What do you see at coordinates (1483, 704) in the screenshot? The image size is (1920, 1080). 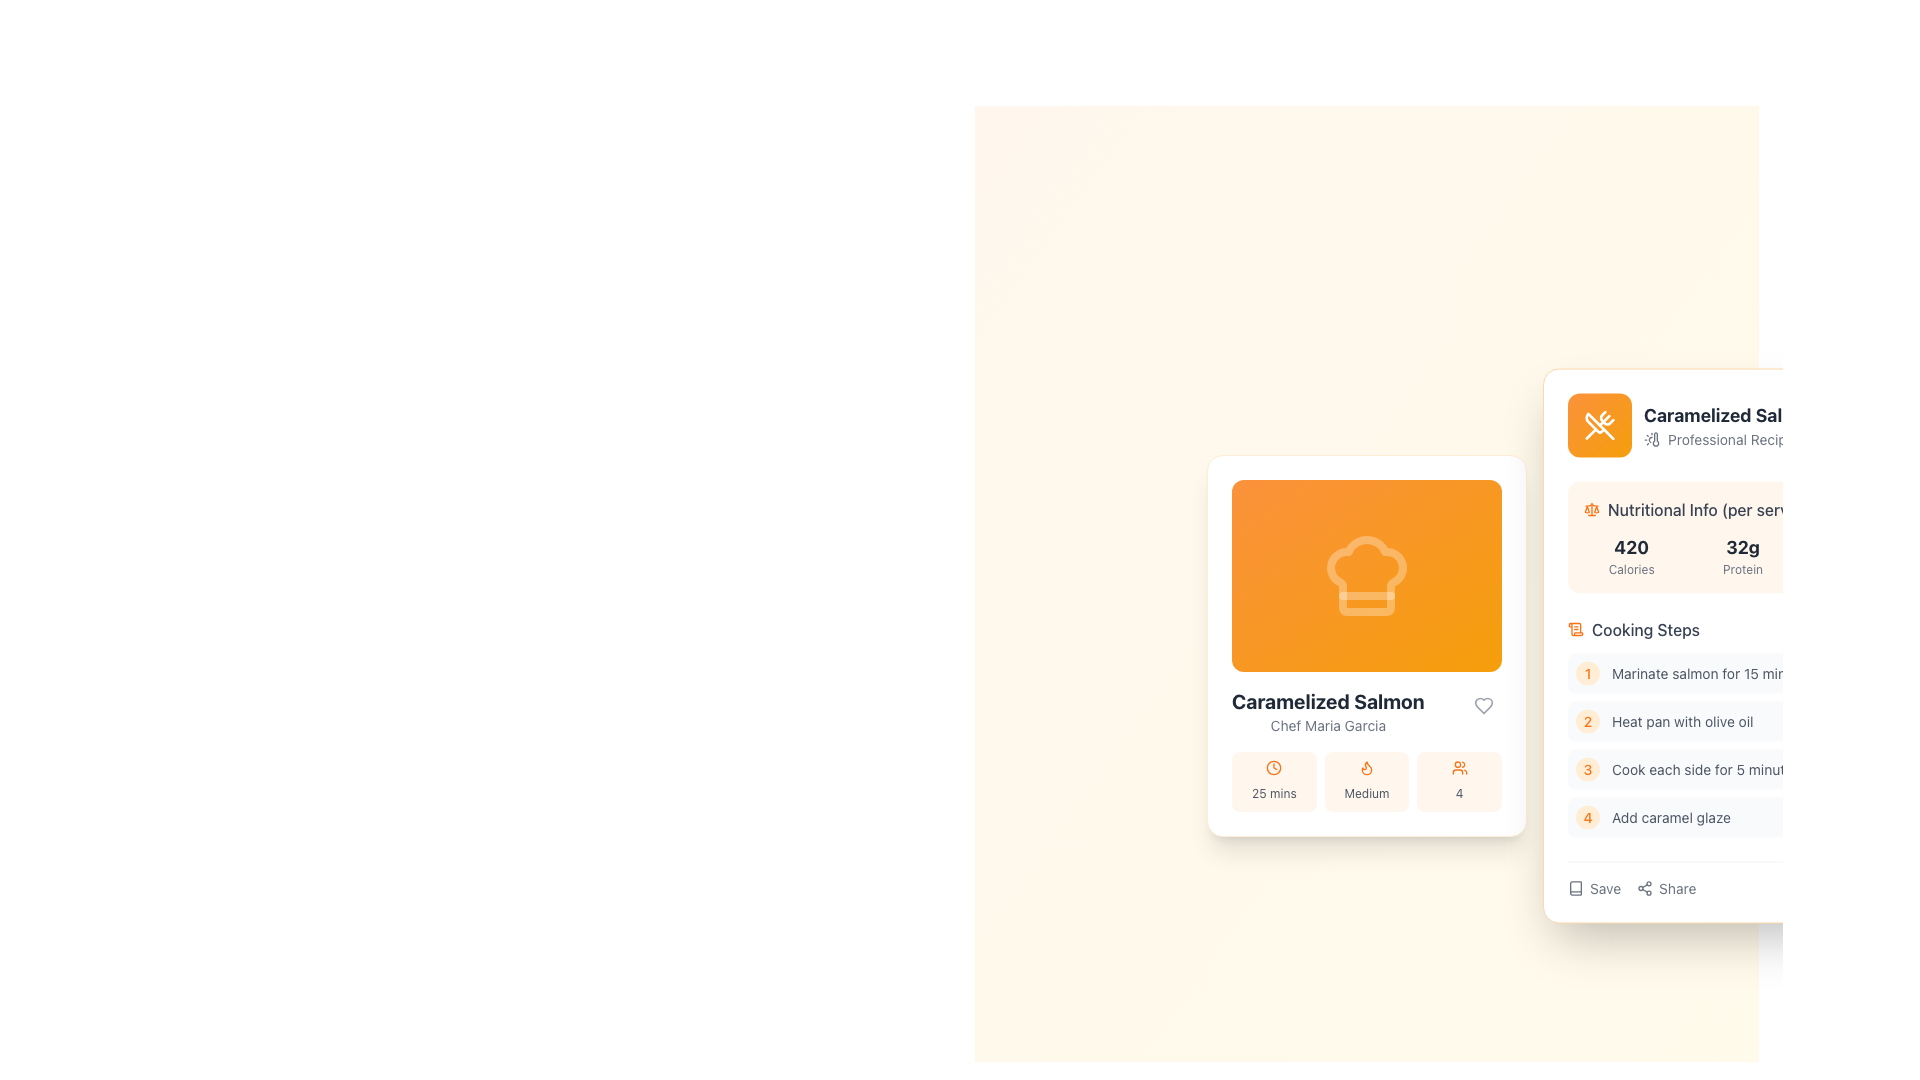 I see `the heart icon button located in the bottom-right corner of the 'Caramelized Salmon' card to favorite the item` at bounding box center [1483, 704].